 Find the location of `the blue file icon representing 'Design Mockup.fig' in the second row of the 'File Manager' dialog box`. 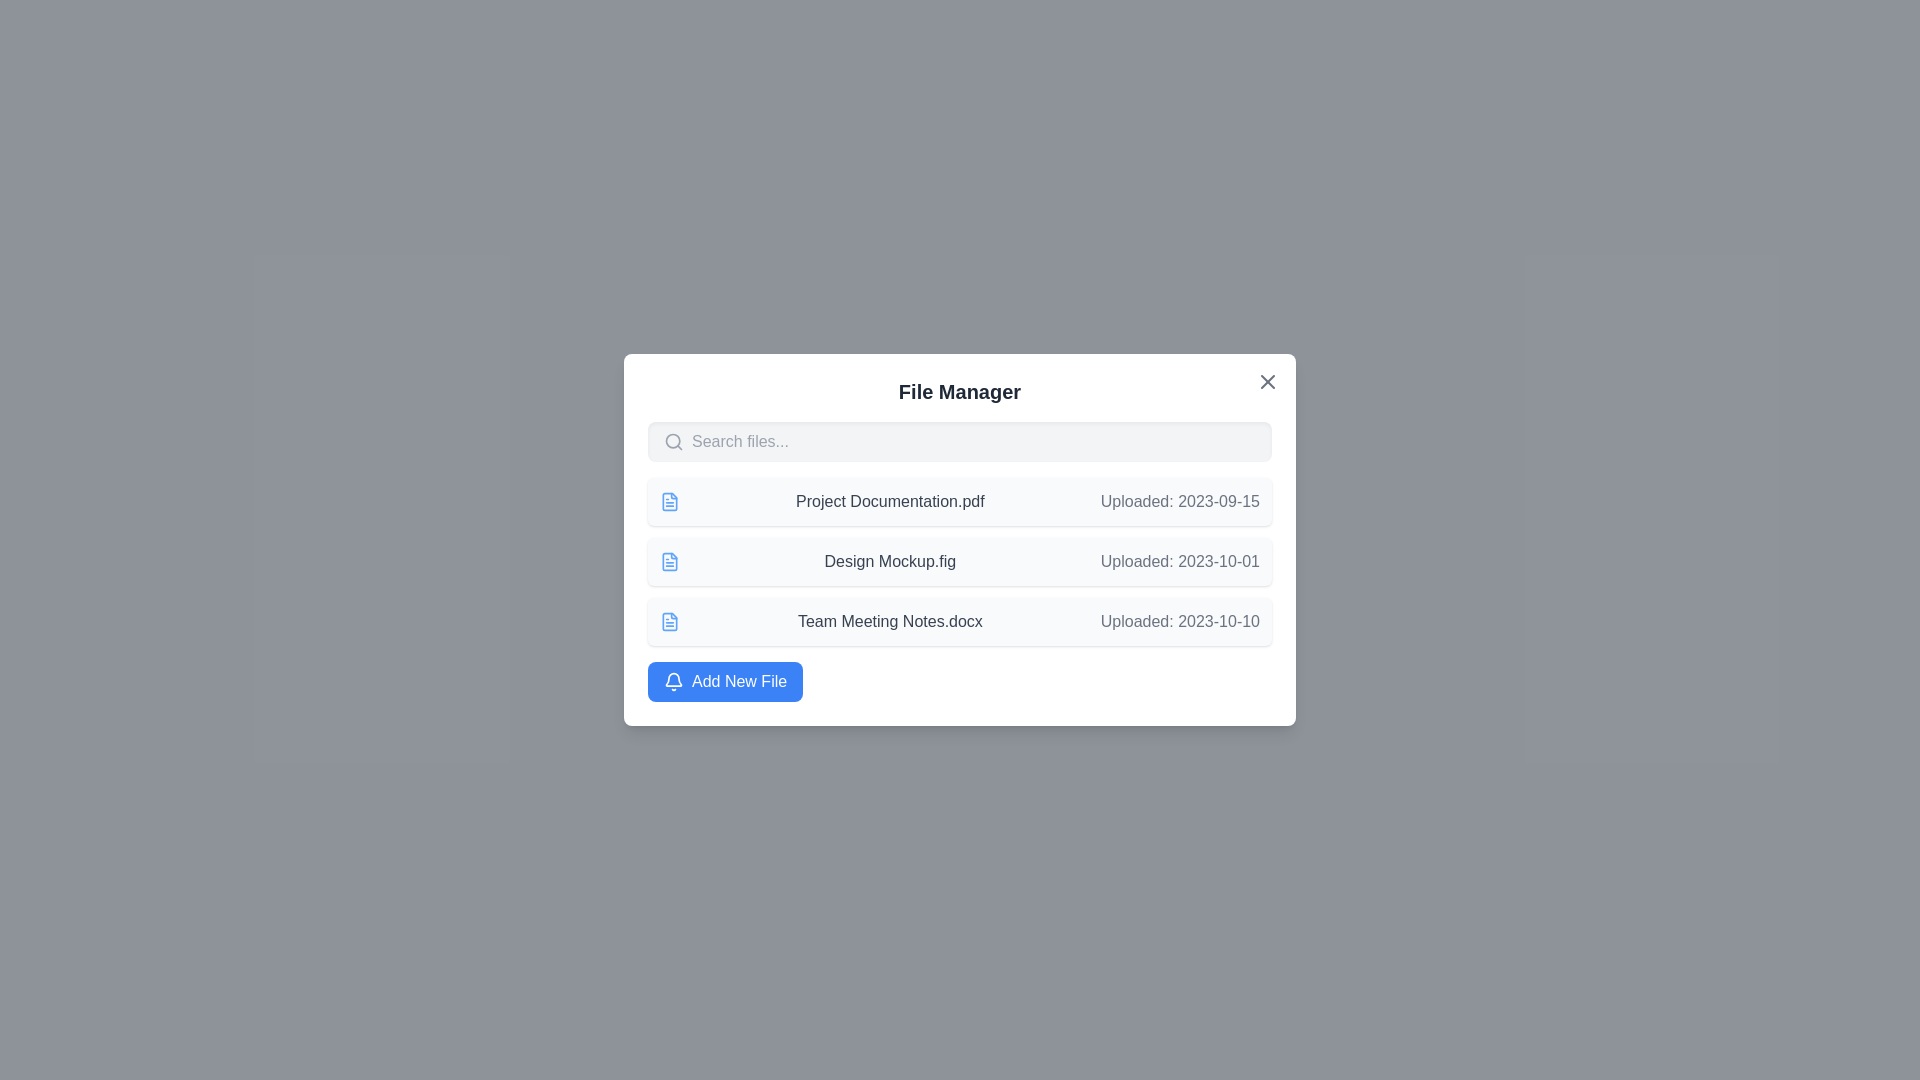

the blue file icon representing 'Design Mockup.fig' in the second row of the 'File Manager' dialog box is located at coordinates (670, 562).